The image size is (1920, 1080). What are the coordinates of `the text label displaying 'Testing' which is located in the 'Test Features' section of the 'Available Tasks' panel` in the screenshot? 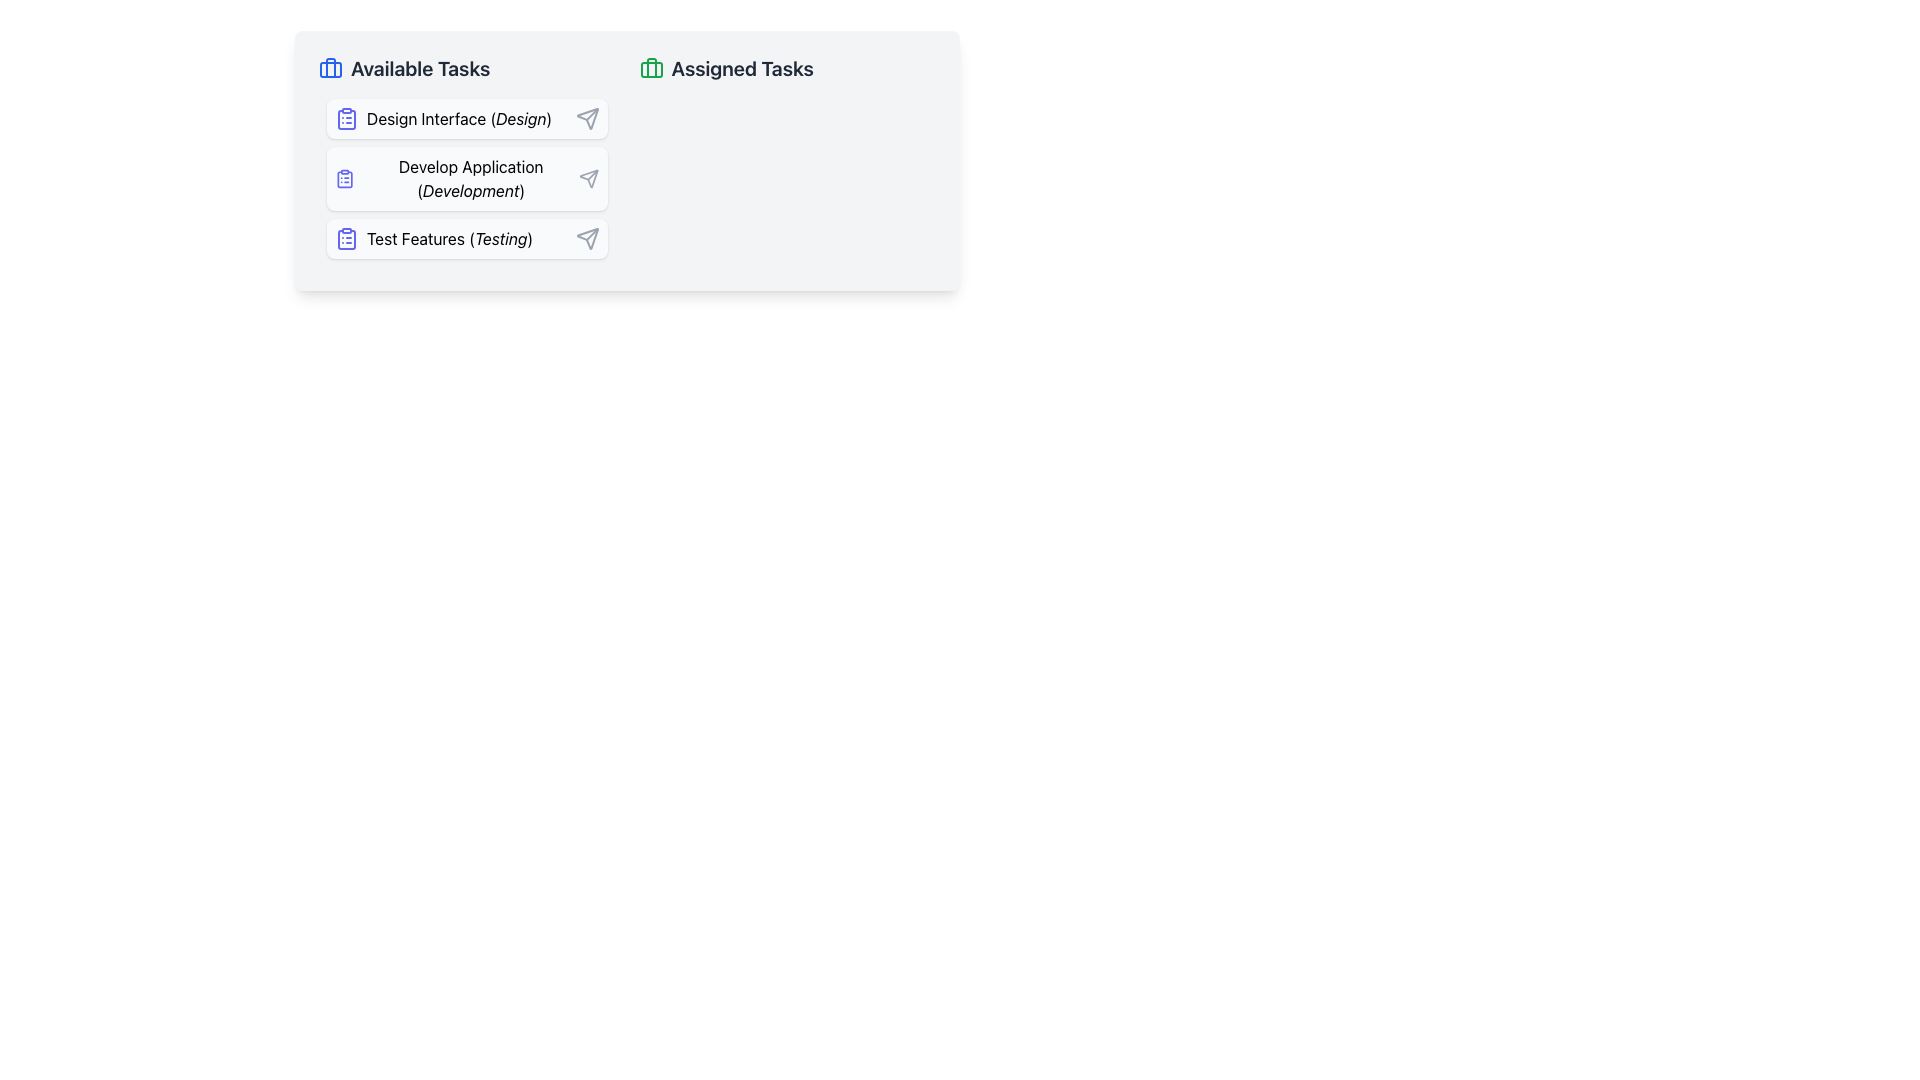 It's located at (501, 238).